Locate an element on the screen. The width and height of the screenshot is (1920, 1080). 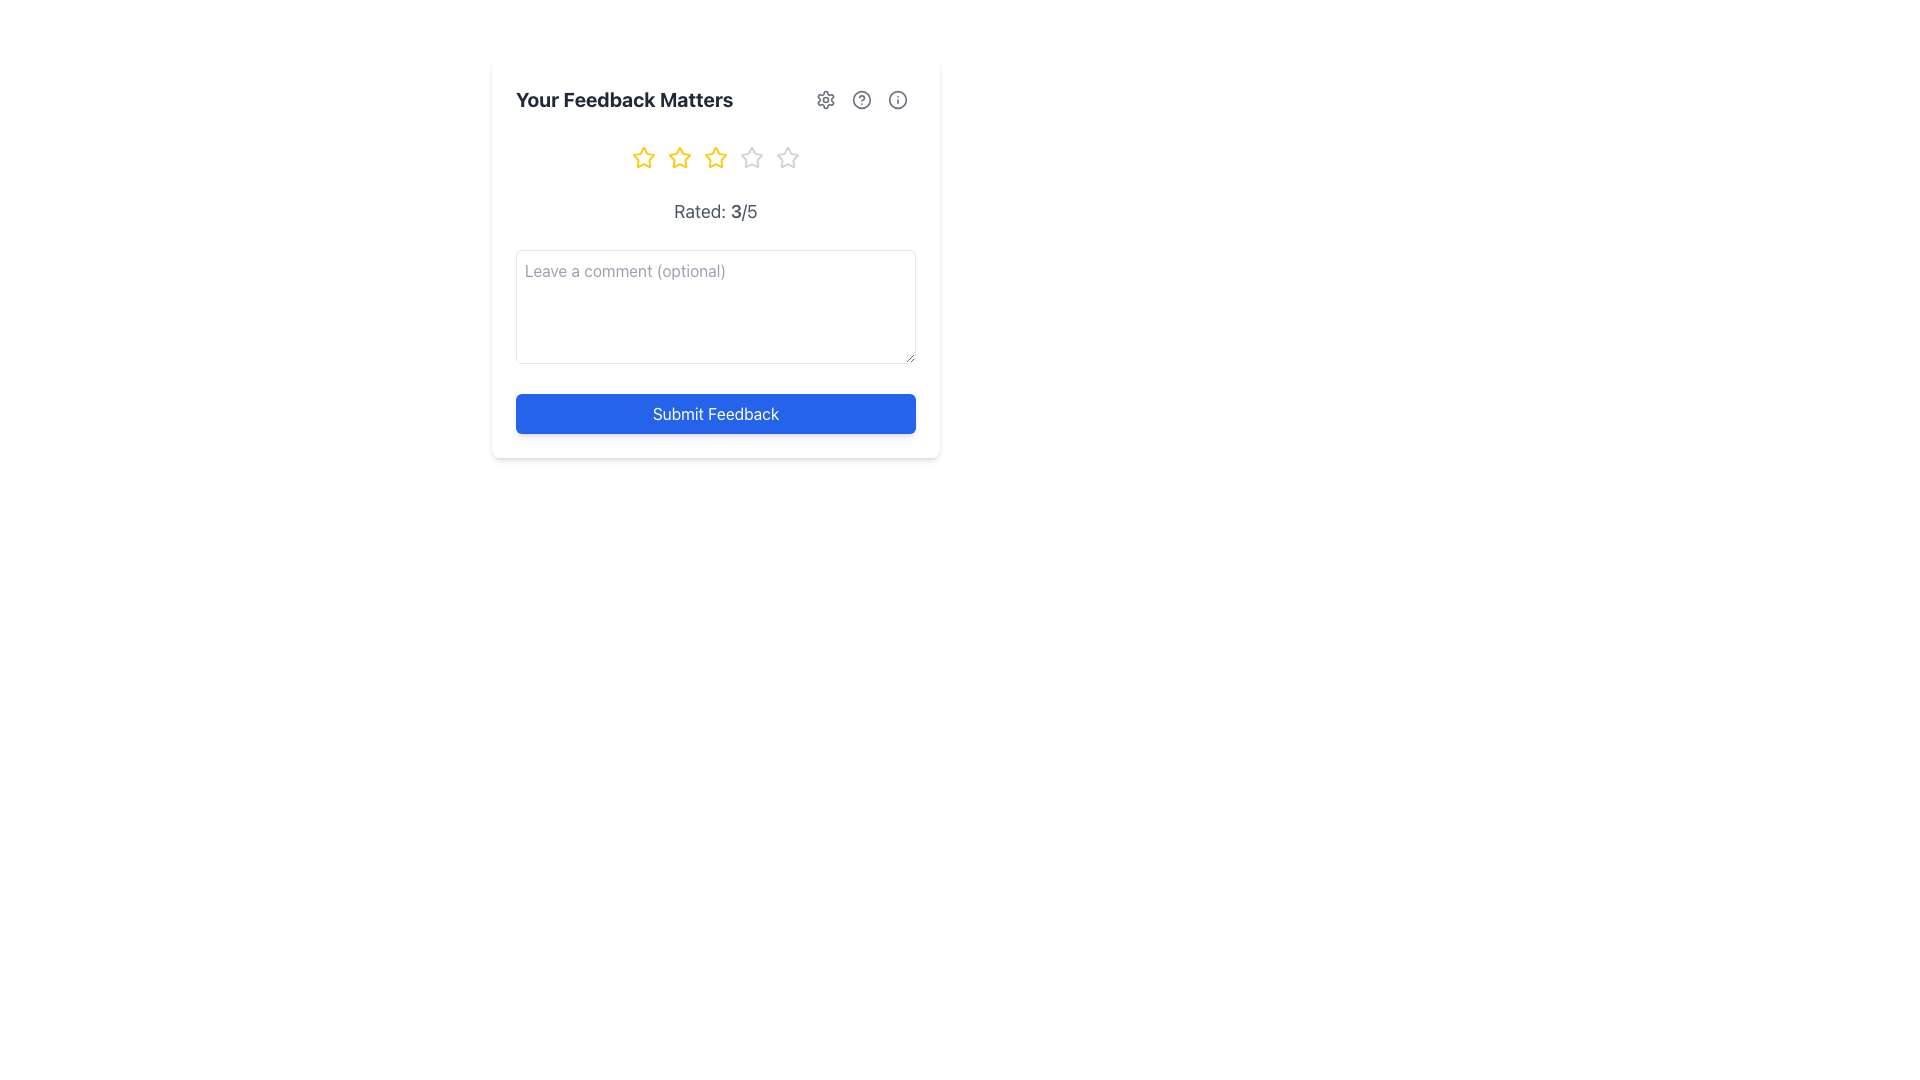
the settings icon located at the top-right of the feedback interface is located at coordinates (825, 100).